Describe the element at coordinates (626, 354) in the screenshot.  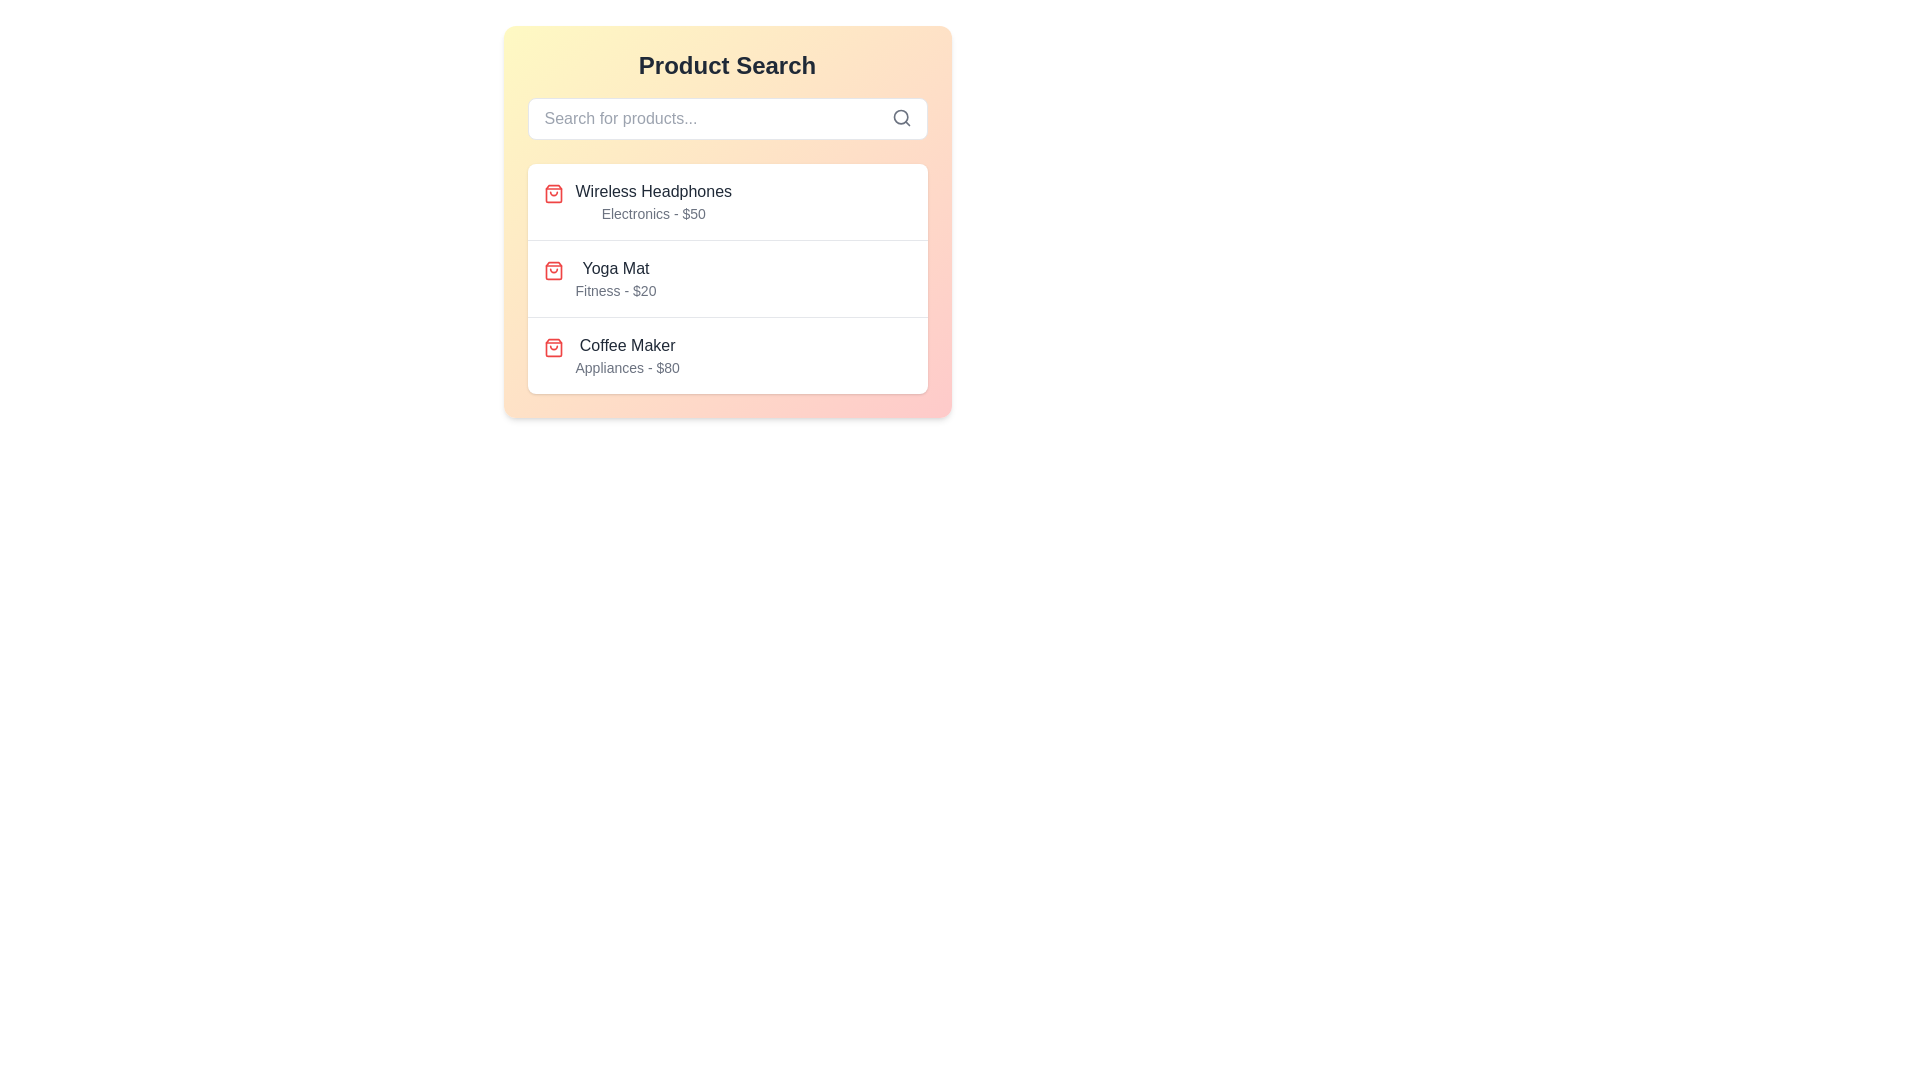
I see `the 'Coffee Maker' list item element` at that location.